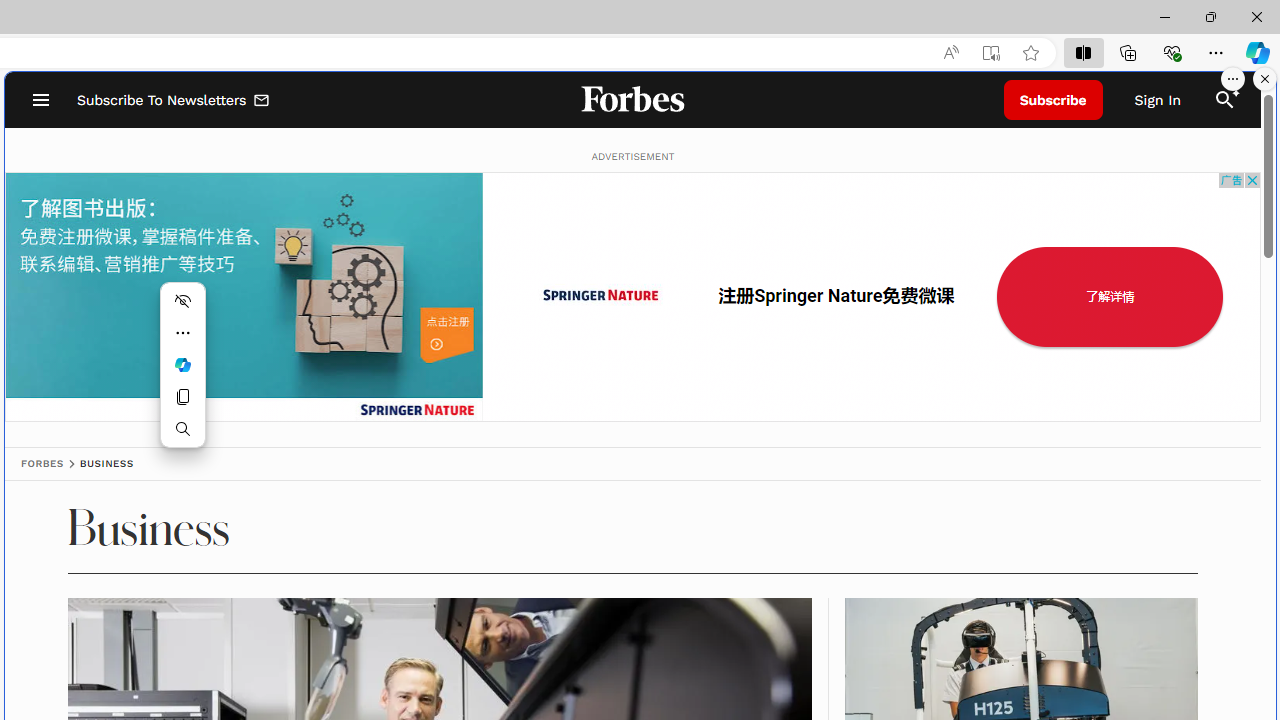  I want to click on 'Mini menu on text selection', so click(183, 376).